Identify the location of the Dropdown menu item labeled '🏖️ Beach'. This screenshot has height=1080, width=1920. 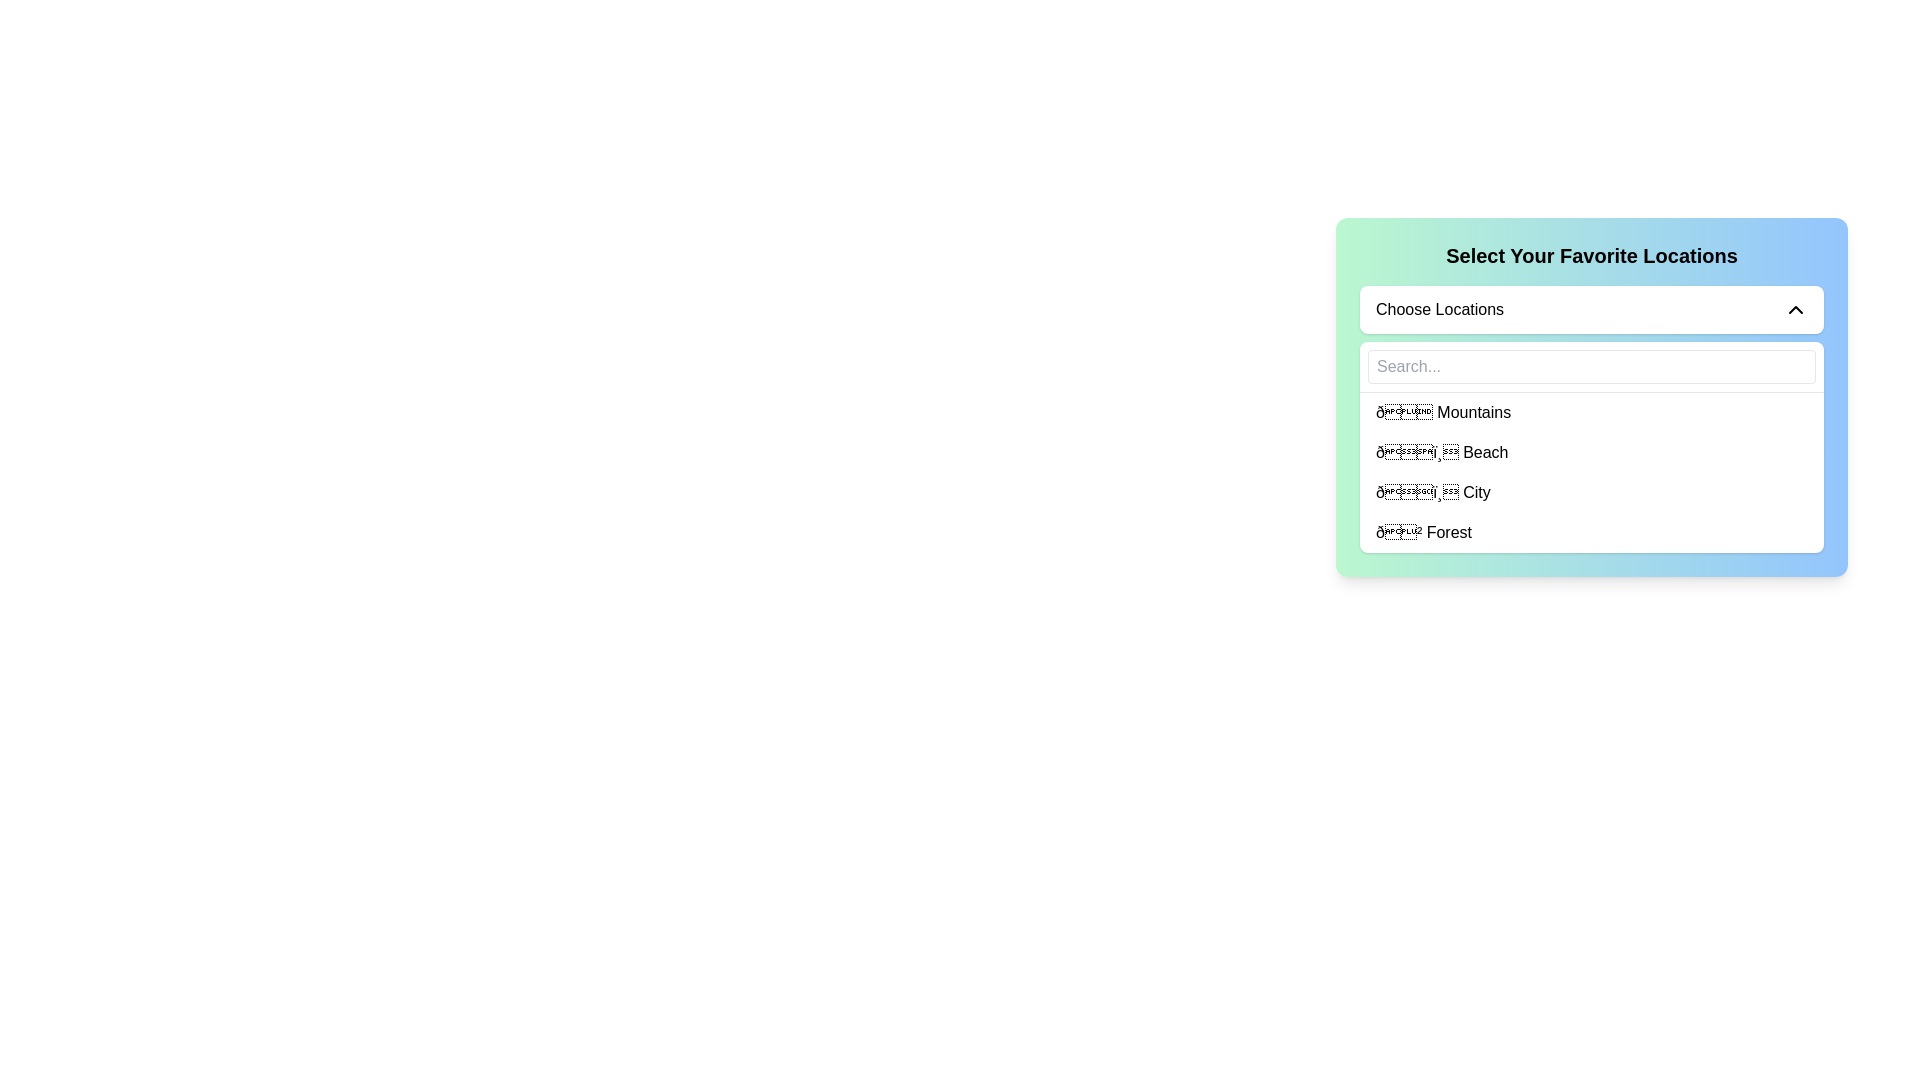
(1591, 452).